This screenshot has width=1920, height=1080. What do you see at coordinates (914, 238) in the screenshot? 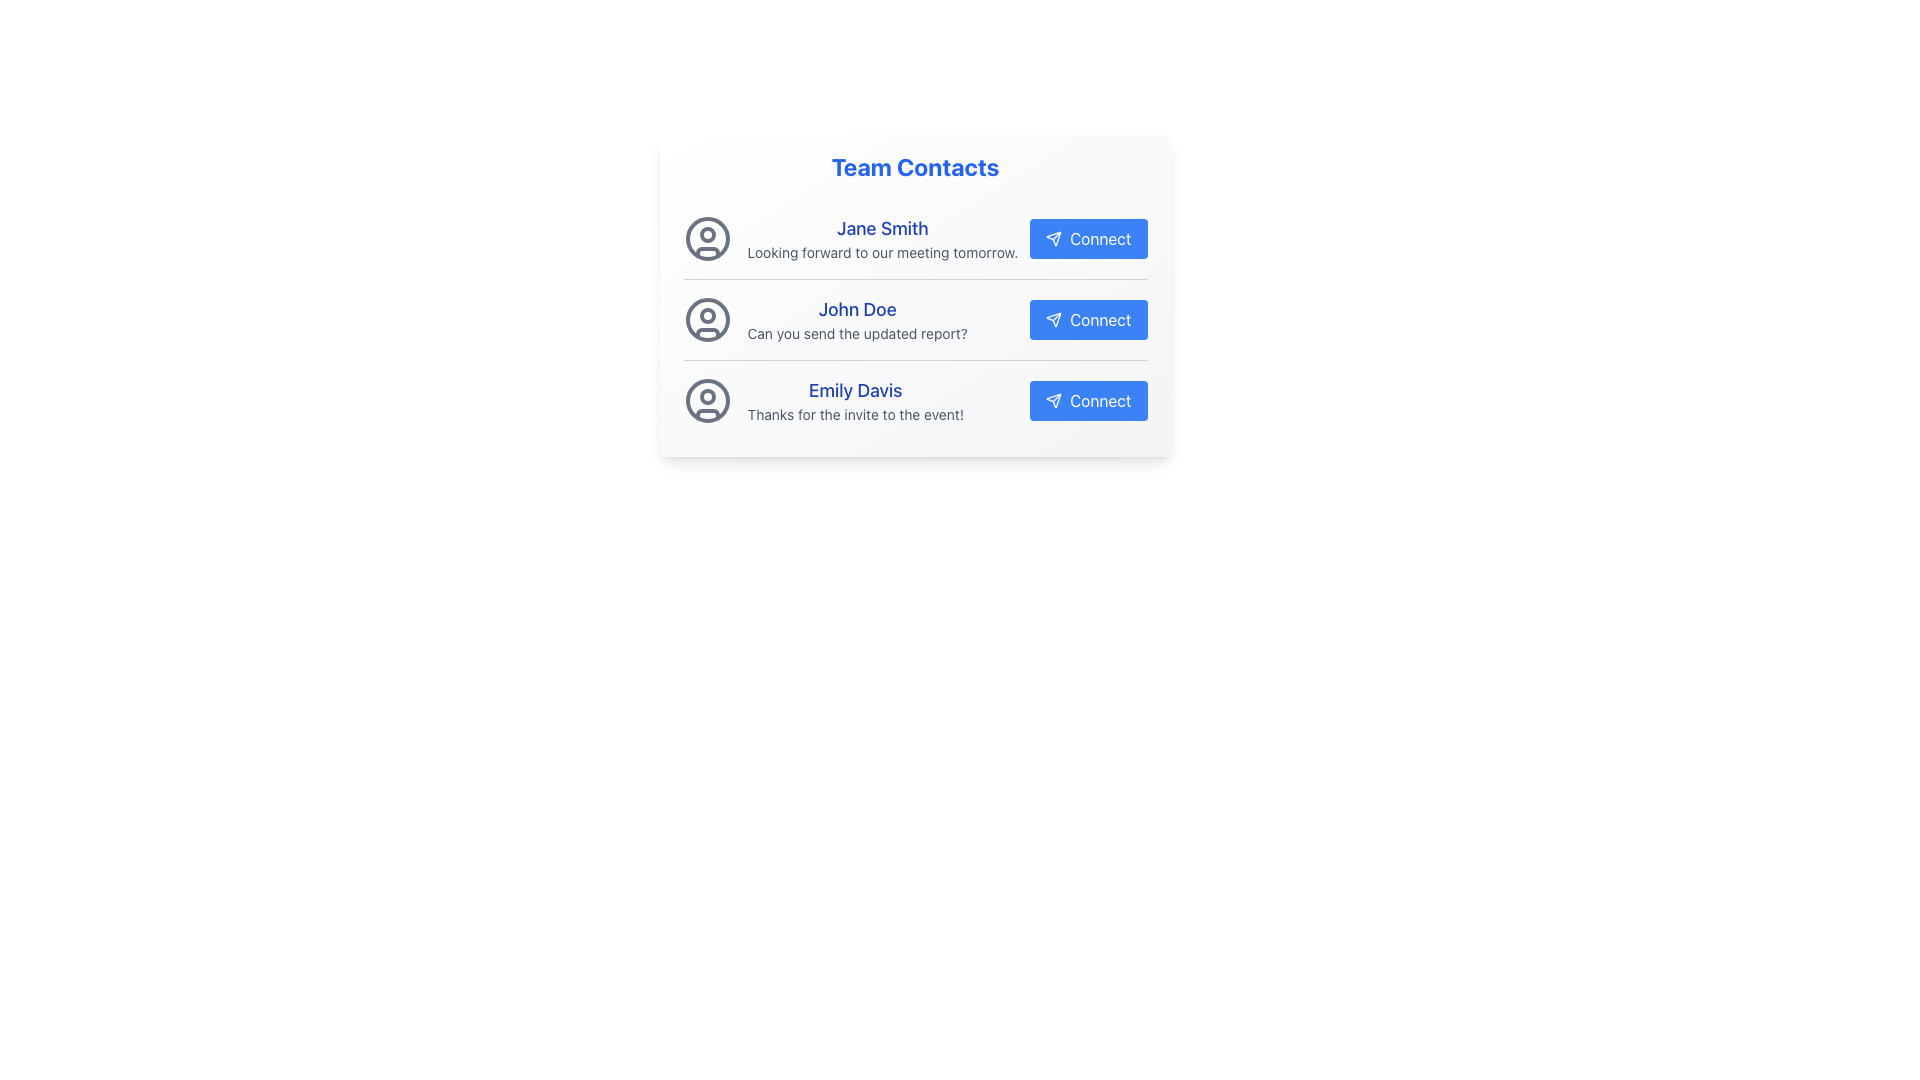
I see `contact information for 'Jane Smith' displayed in the entry at the top of the contact list, which includes the name and meeting details` at bounding box center [914, 238].